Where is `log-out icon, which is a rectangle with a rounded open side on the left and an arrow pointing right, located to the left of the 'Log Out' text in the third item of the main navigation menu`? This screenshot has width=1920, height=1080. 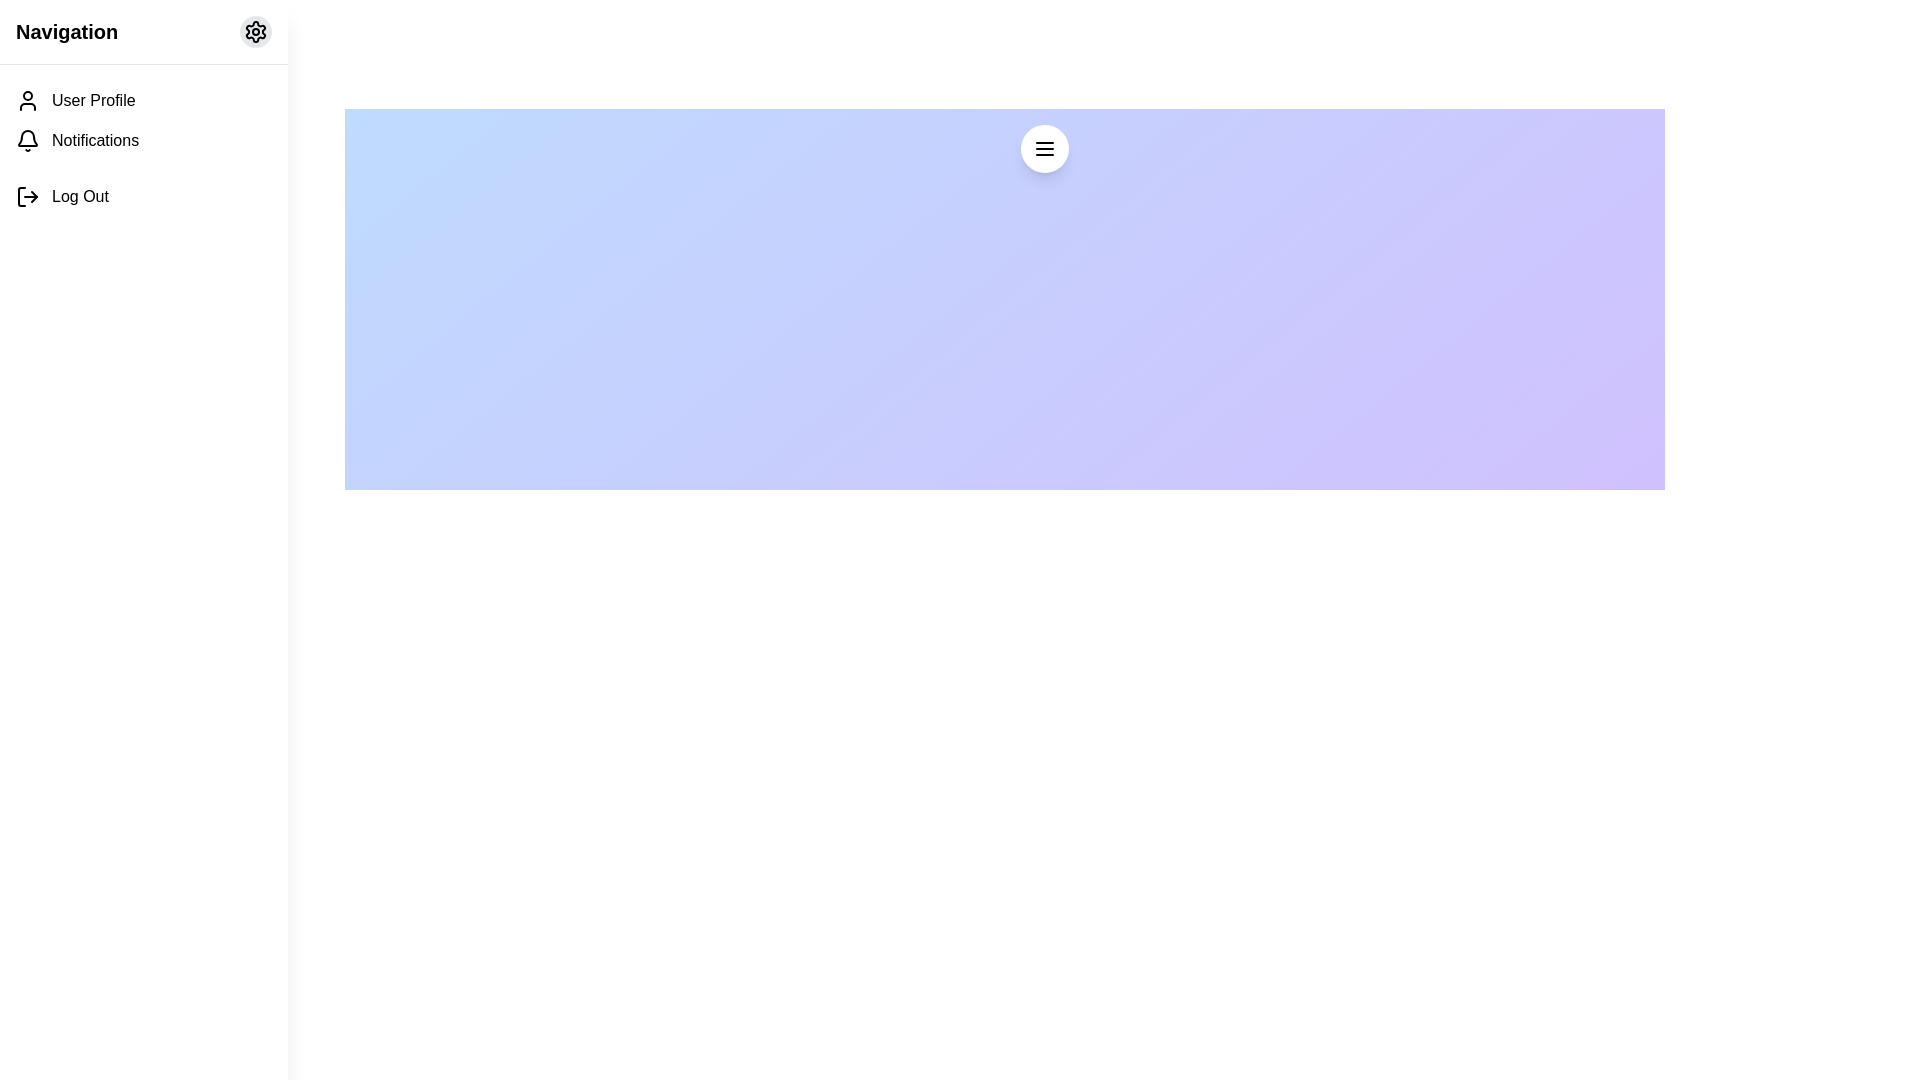
log-out icon, which is a rectangle with a rounded open side on the left and an arrow pointing right, located to the left of the 'Log Out' text in the third item of the main navigation menu is located at coordinates (28, 196).